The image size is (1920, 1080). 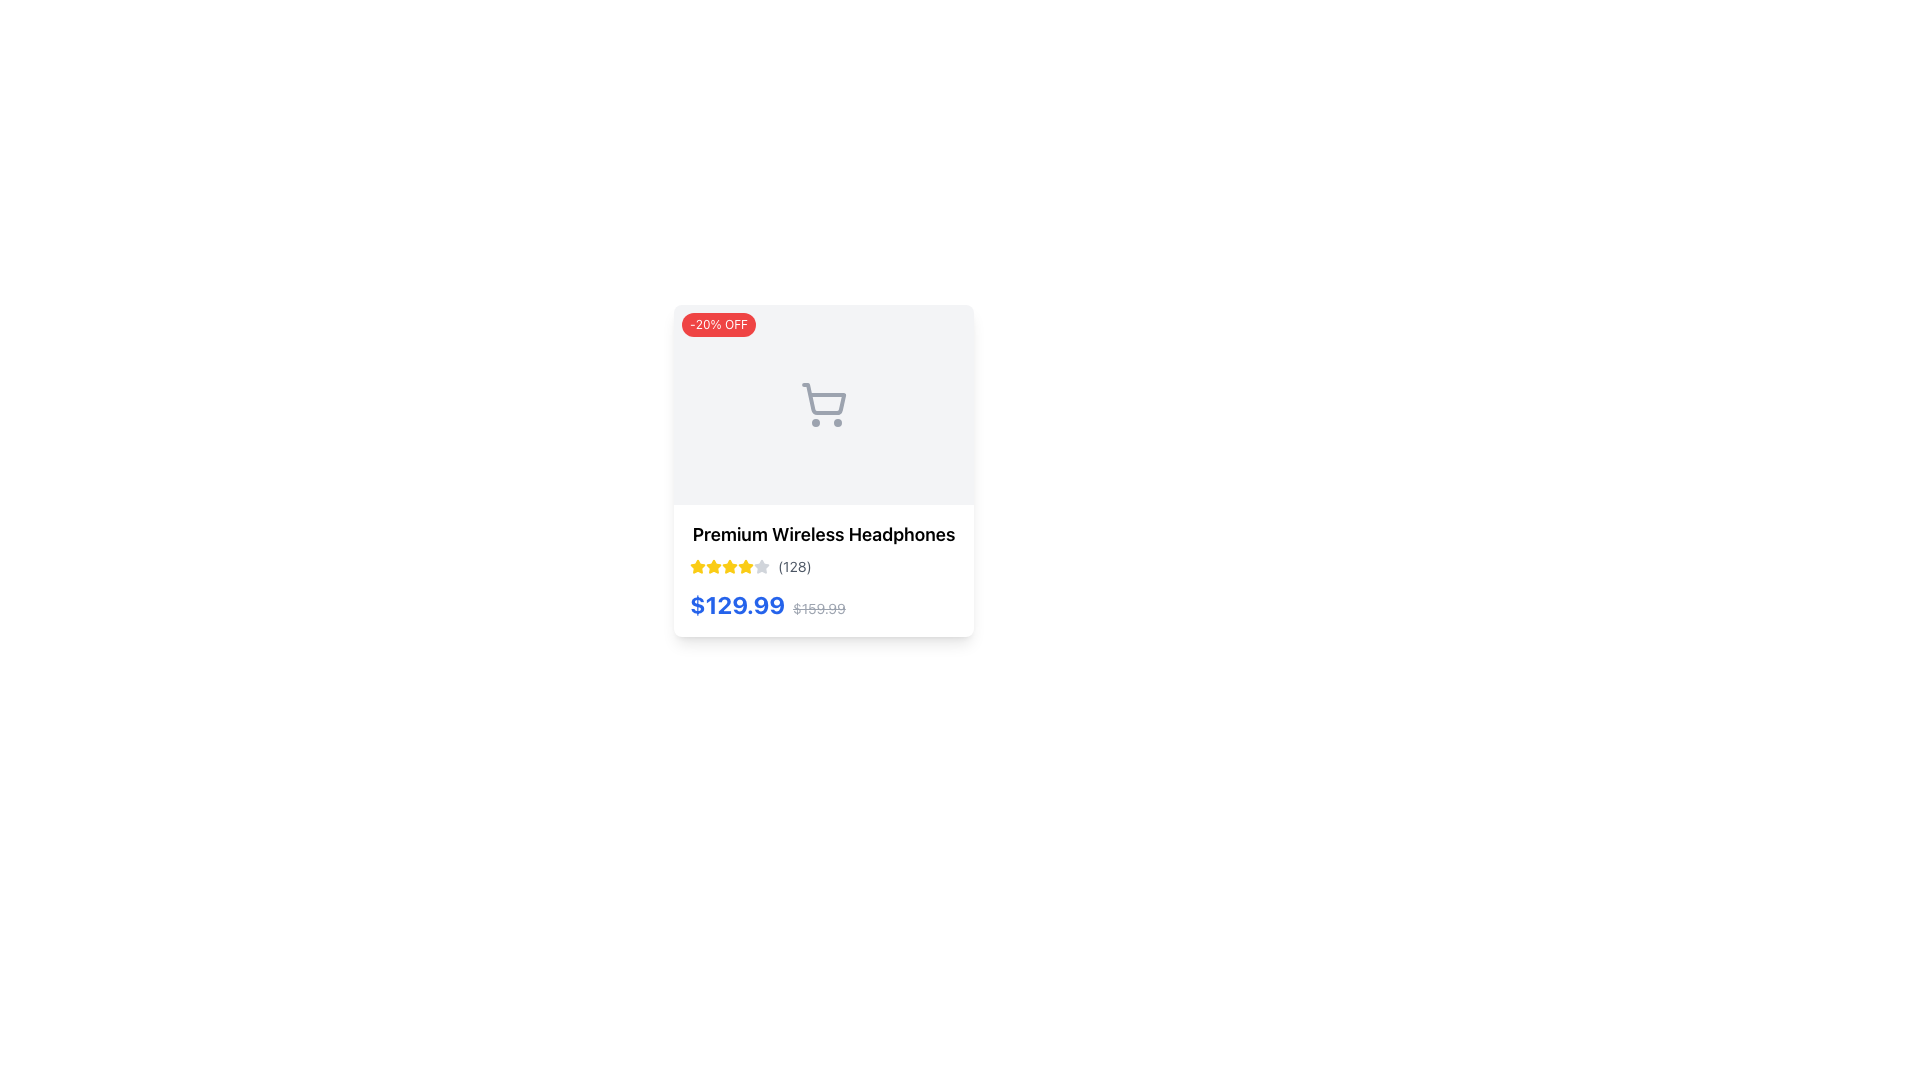 What do you see at coordinates (728, 566) in the screenshot?
I see `the third yellow star icon in the rating section of the 'Premium Wireless Headphones' product to interact with the rating system` at bounding box center [728, 566].